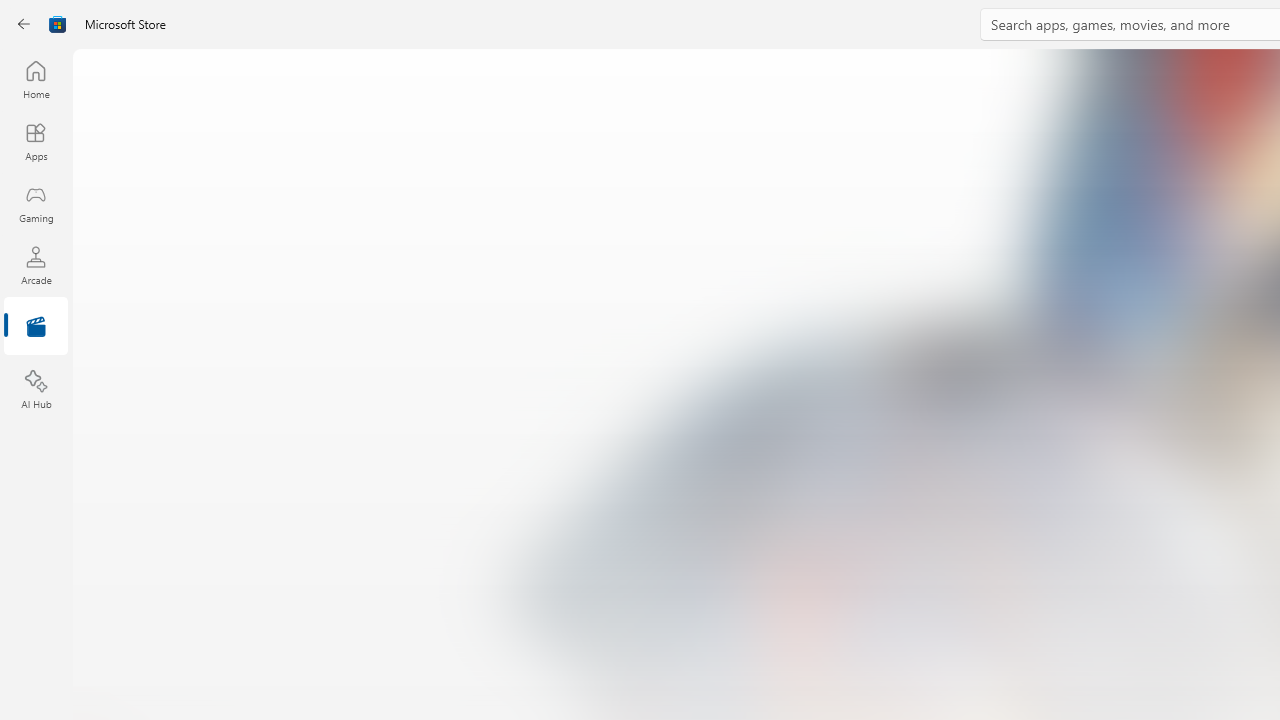 This screenshot has width=1280, height=720. What do you see at coordinates (35, 390) in the screenshot?
I see `'AI Hub'` at bounding box center [35, 390].